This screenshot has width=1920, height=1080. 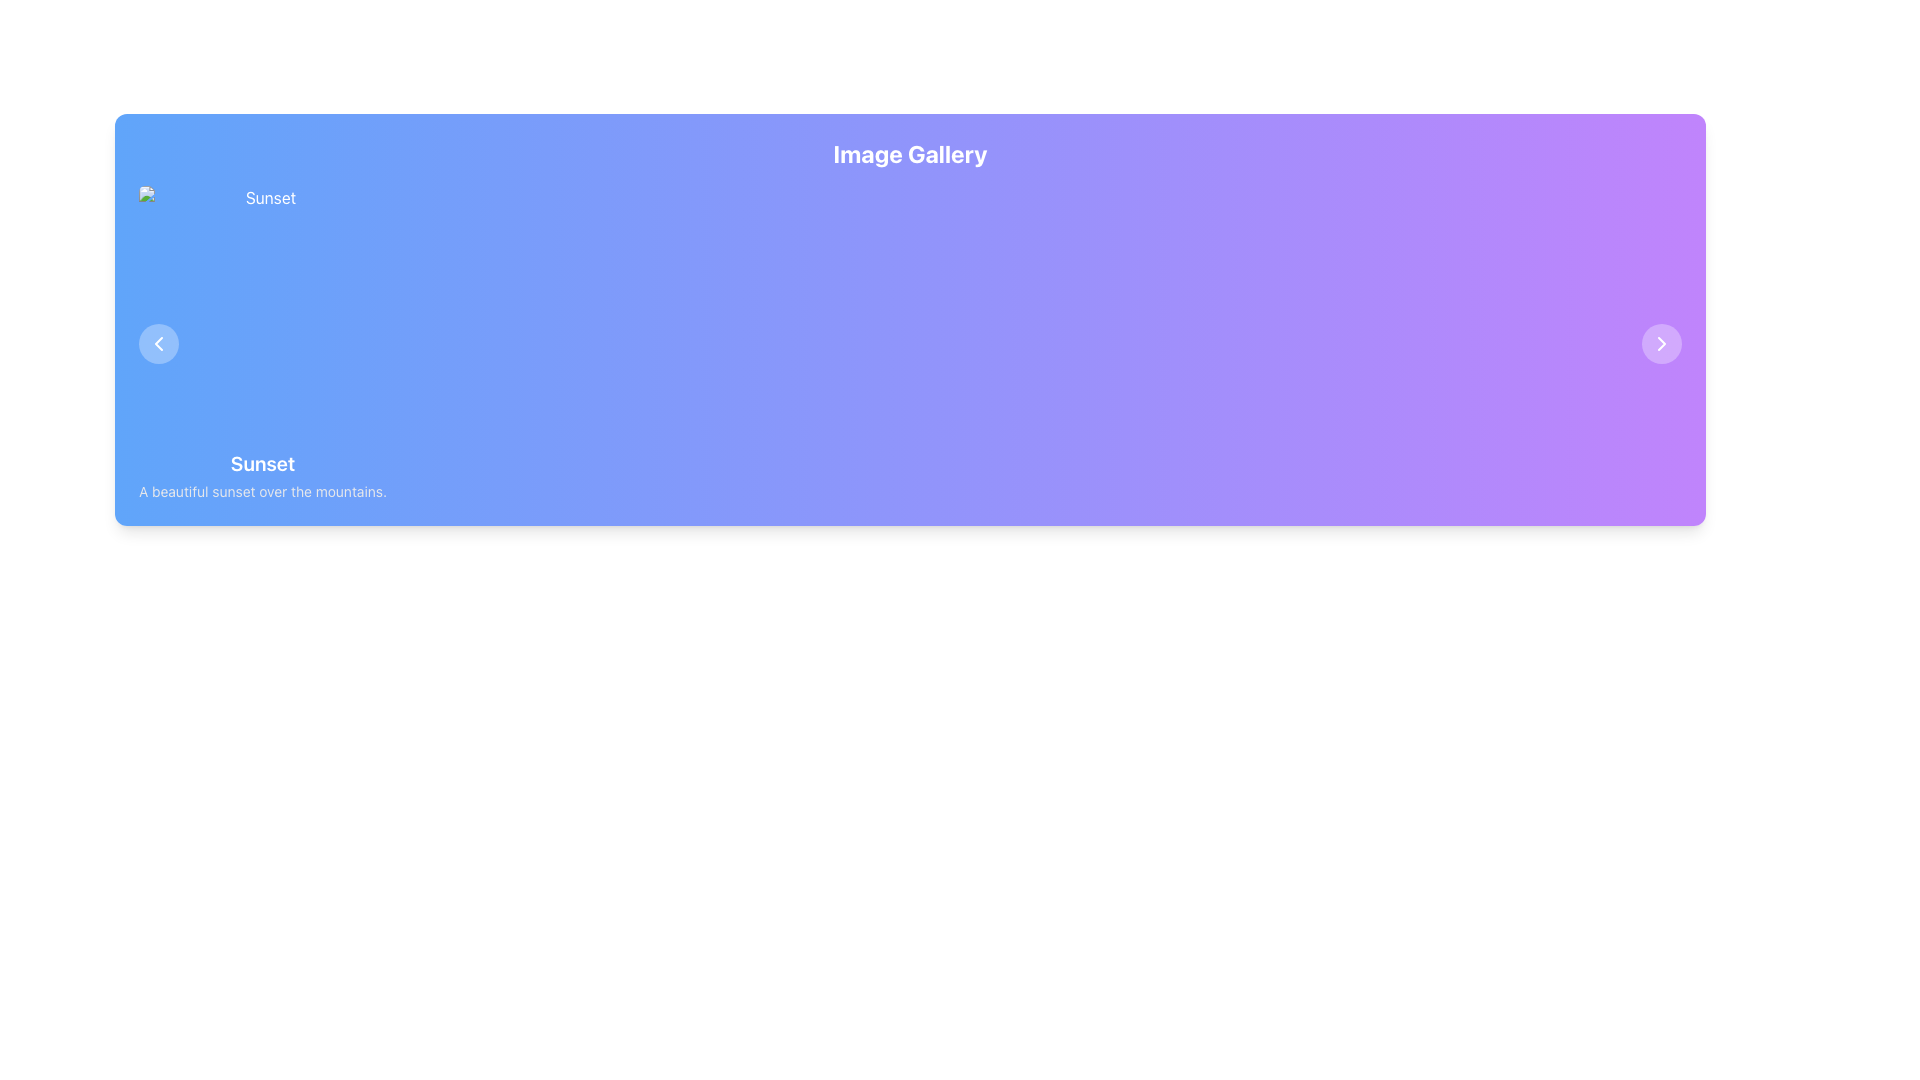 I want to click on the right-pointing arrow icon, which is styled with a minimalistic outline design and located at the far-right side of the navigation panel, to move to the next item, so click(x=1661, y=342).